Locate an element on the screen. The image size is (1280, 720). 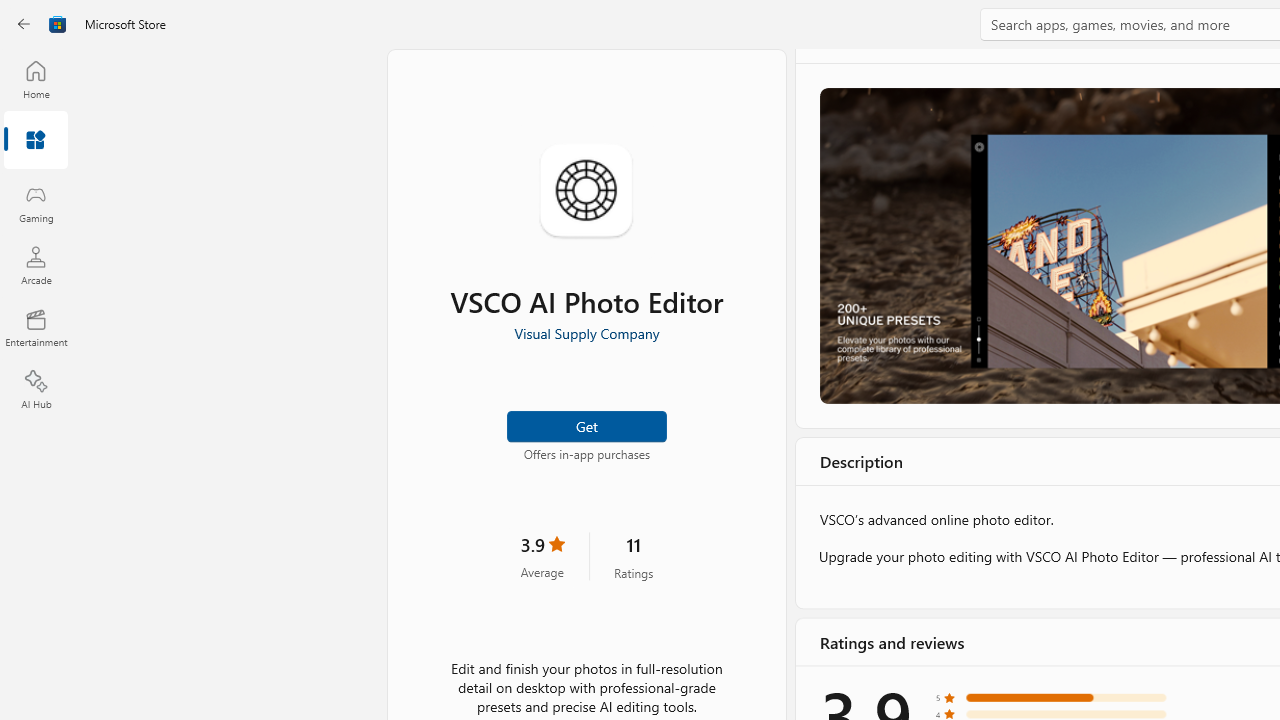
'Back' is located at coordinates (24, 24).